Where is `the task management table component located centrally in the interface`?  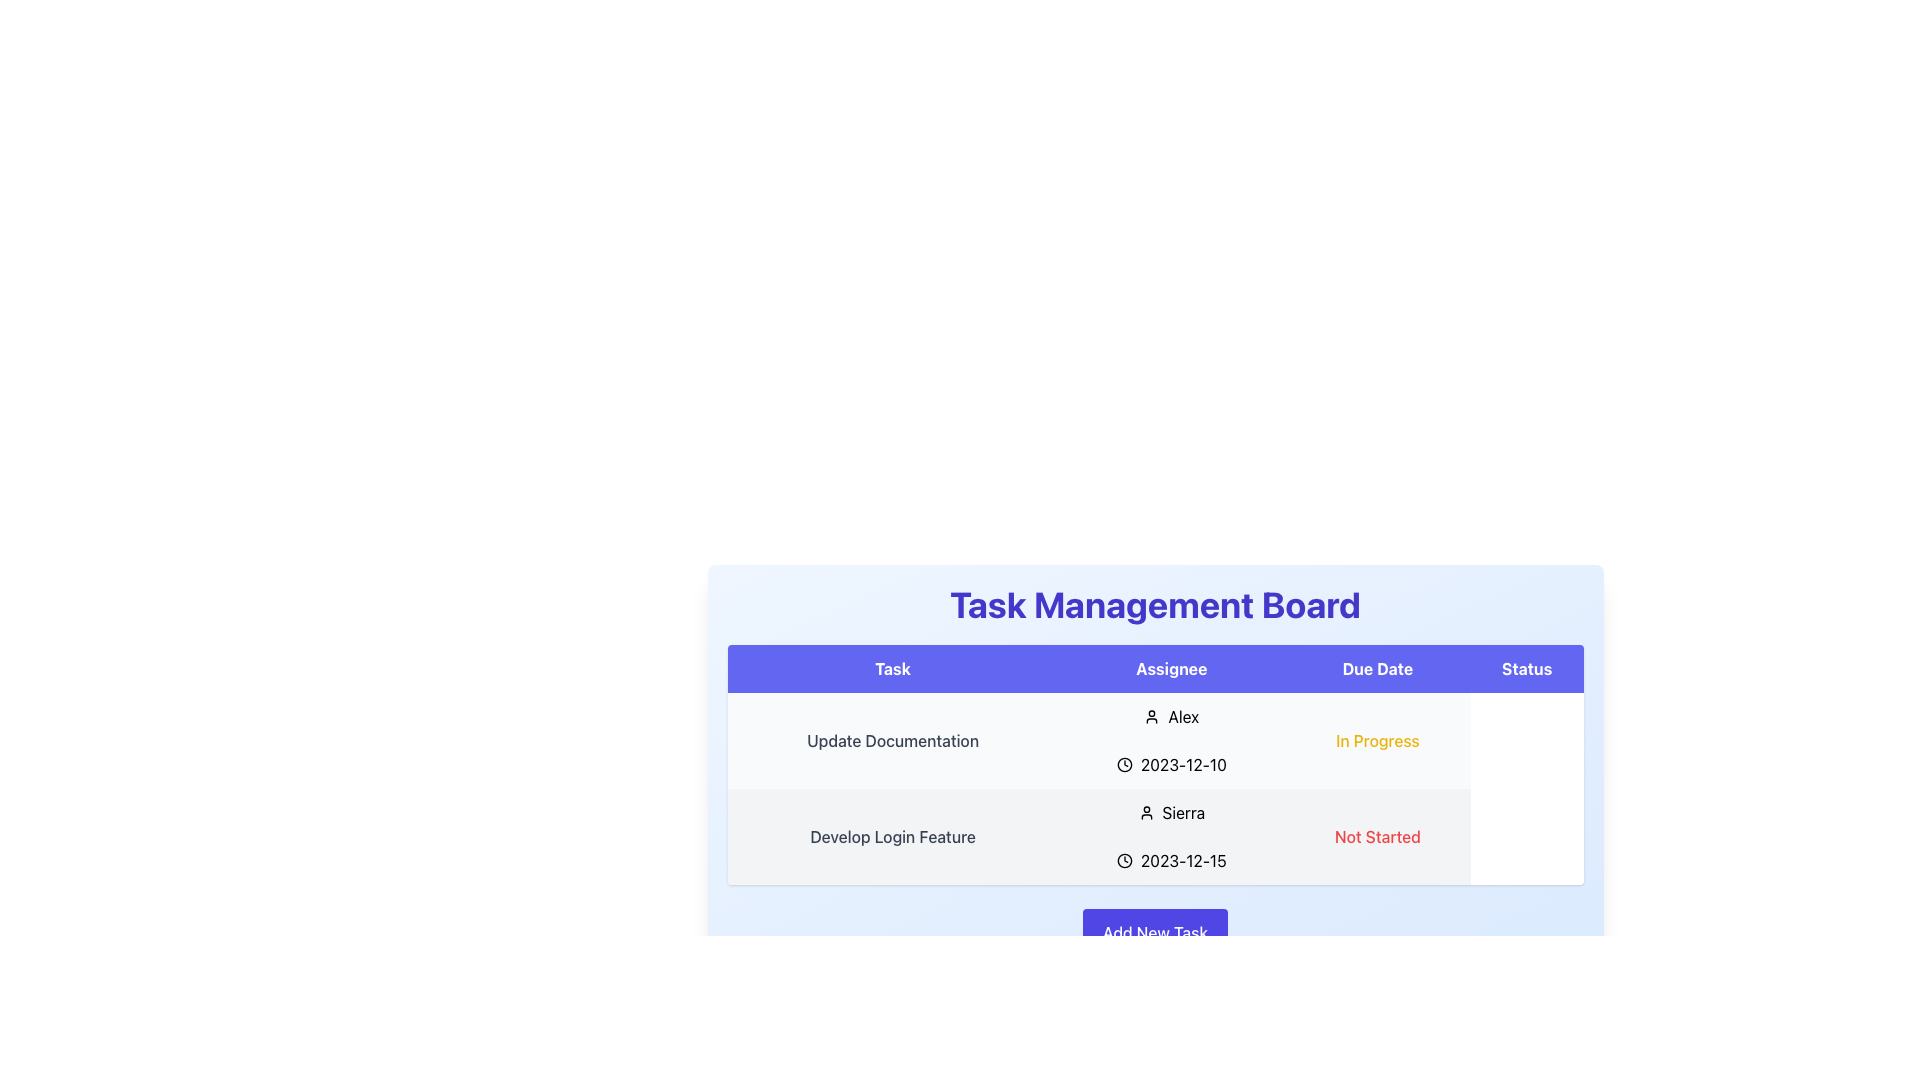 the task management table component located centrally in the interface is located at coordinates (1155, 770).